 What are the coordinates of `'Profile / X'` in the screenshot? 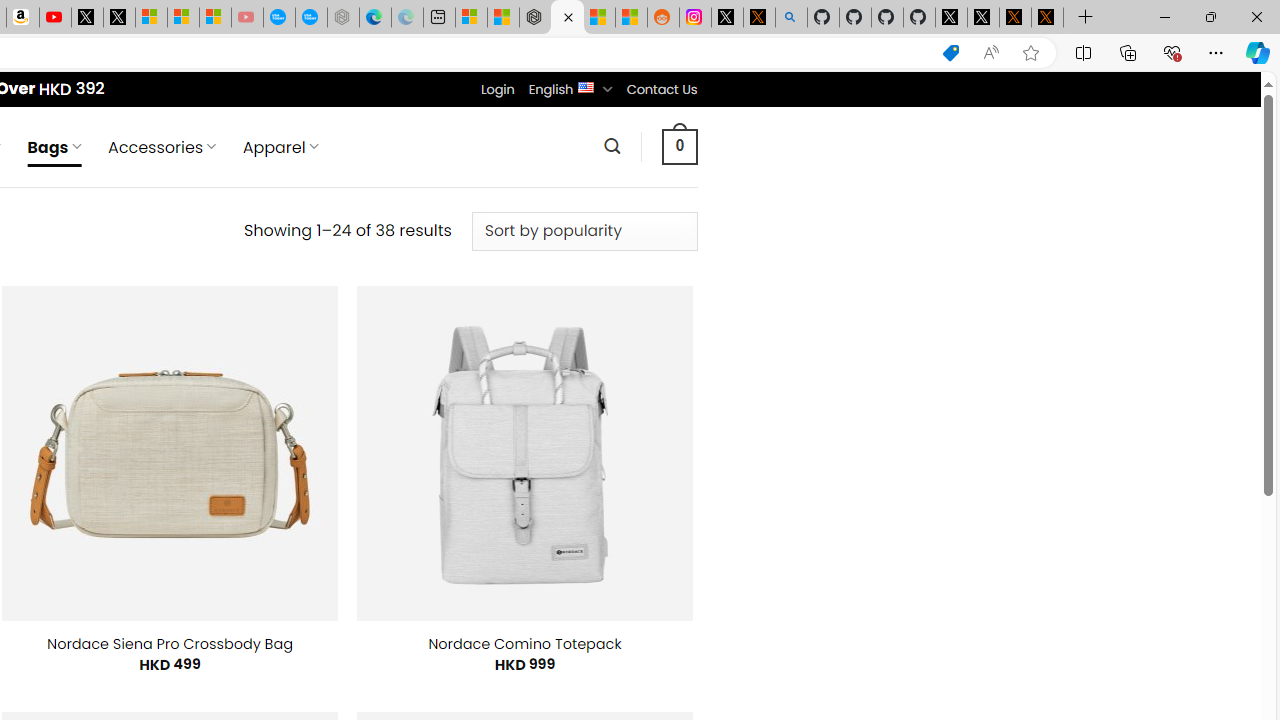 It's located at (950, 17).